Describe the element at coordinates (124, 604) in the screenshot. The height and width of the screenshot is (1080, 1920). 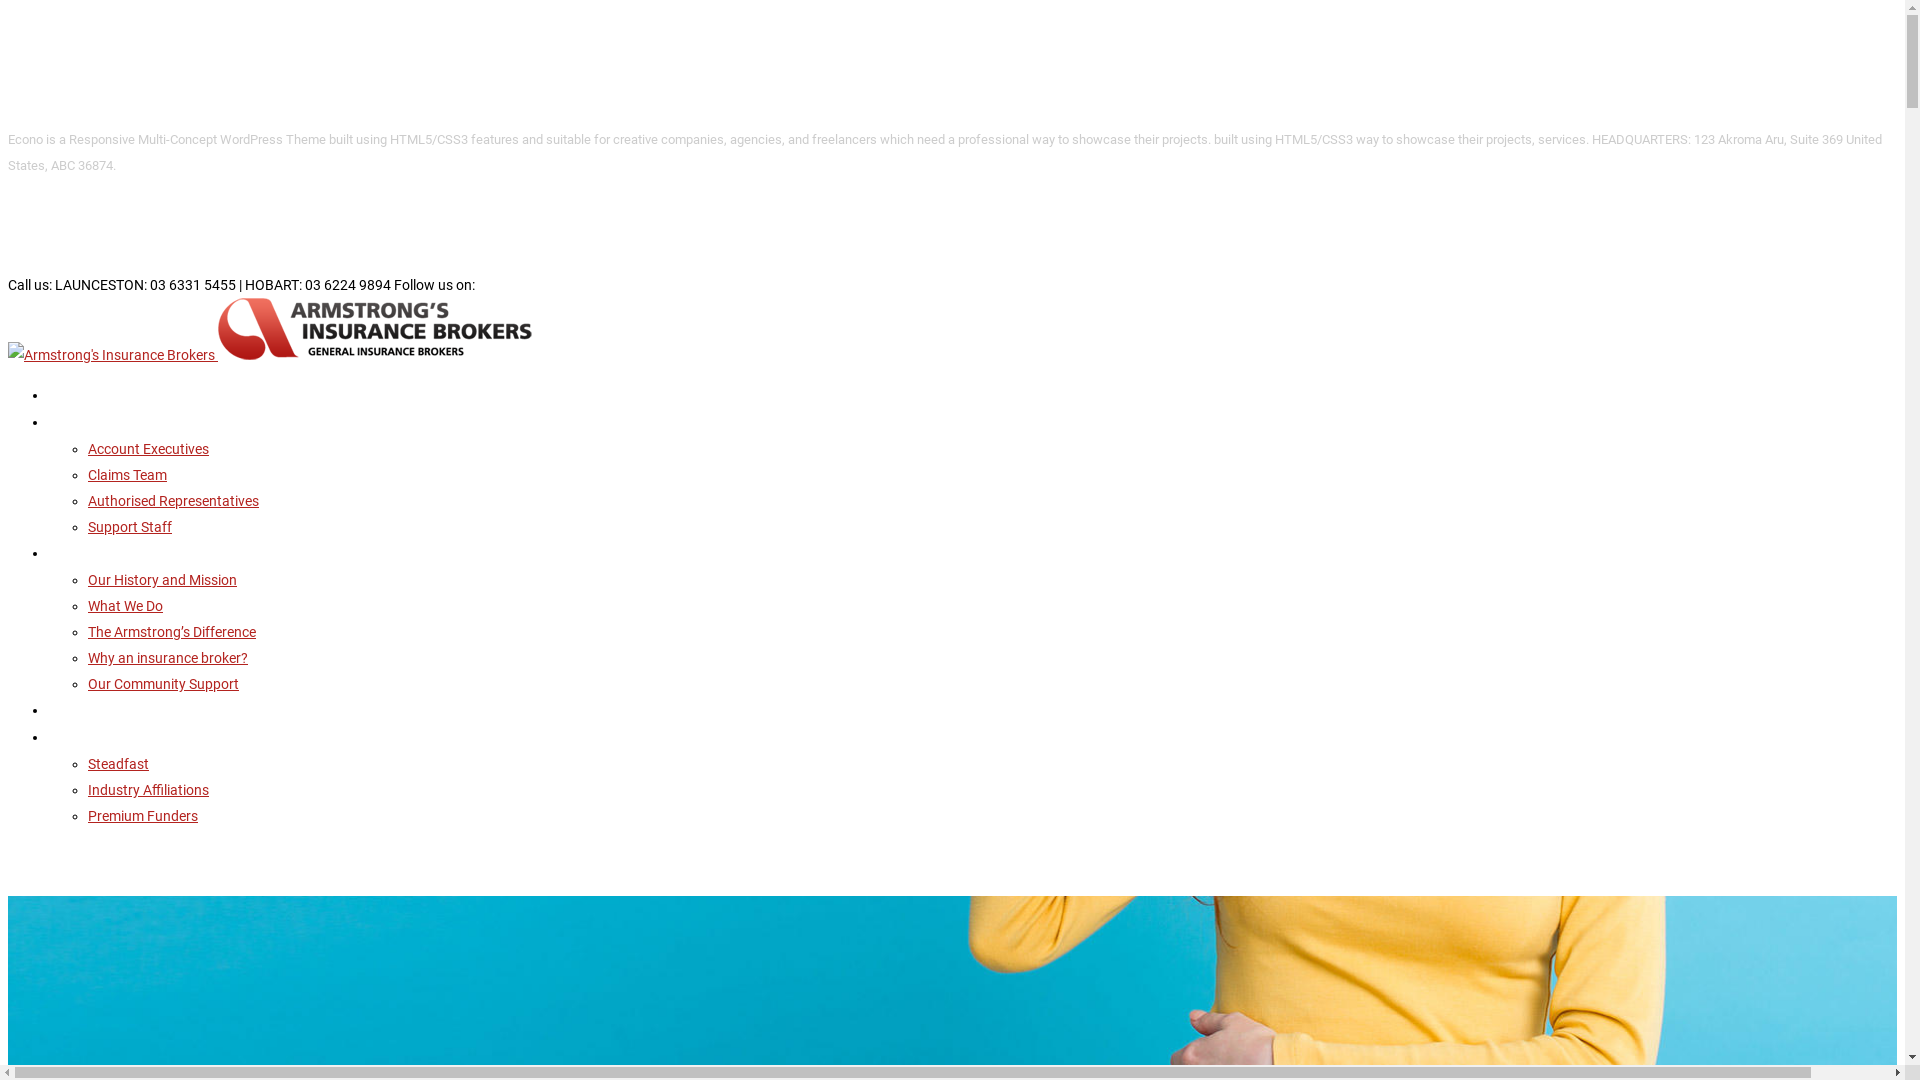
I see `'What We Do'` at that location.